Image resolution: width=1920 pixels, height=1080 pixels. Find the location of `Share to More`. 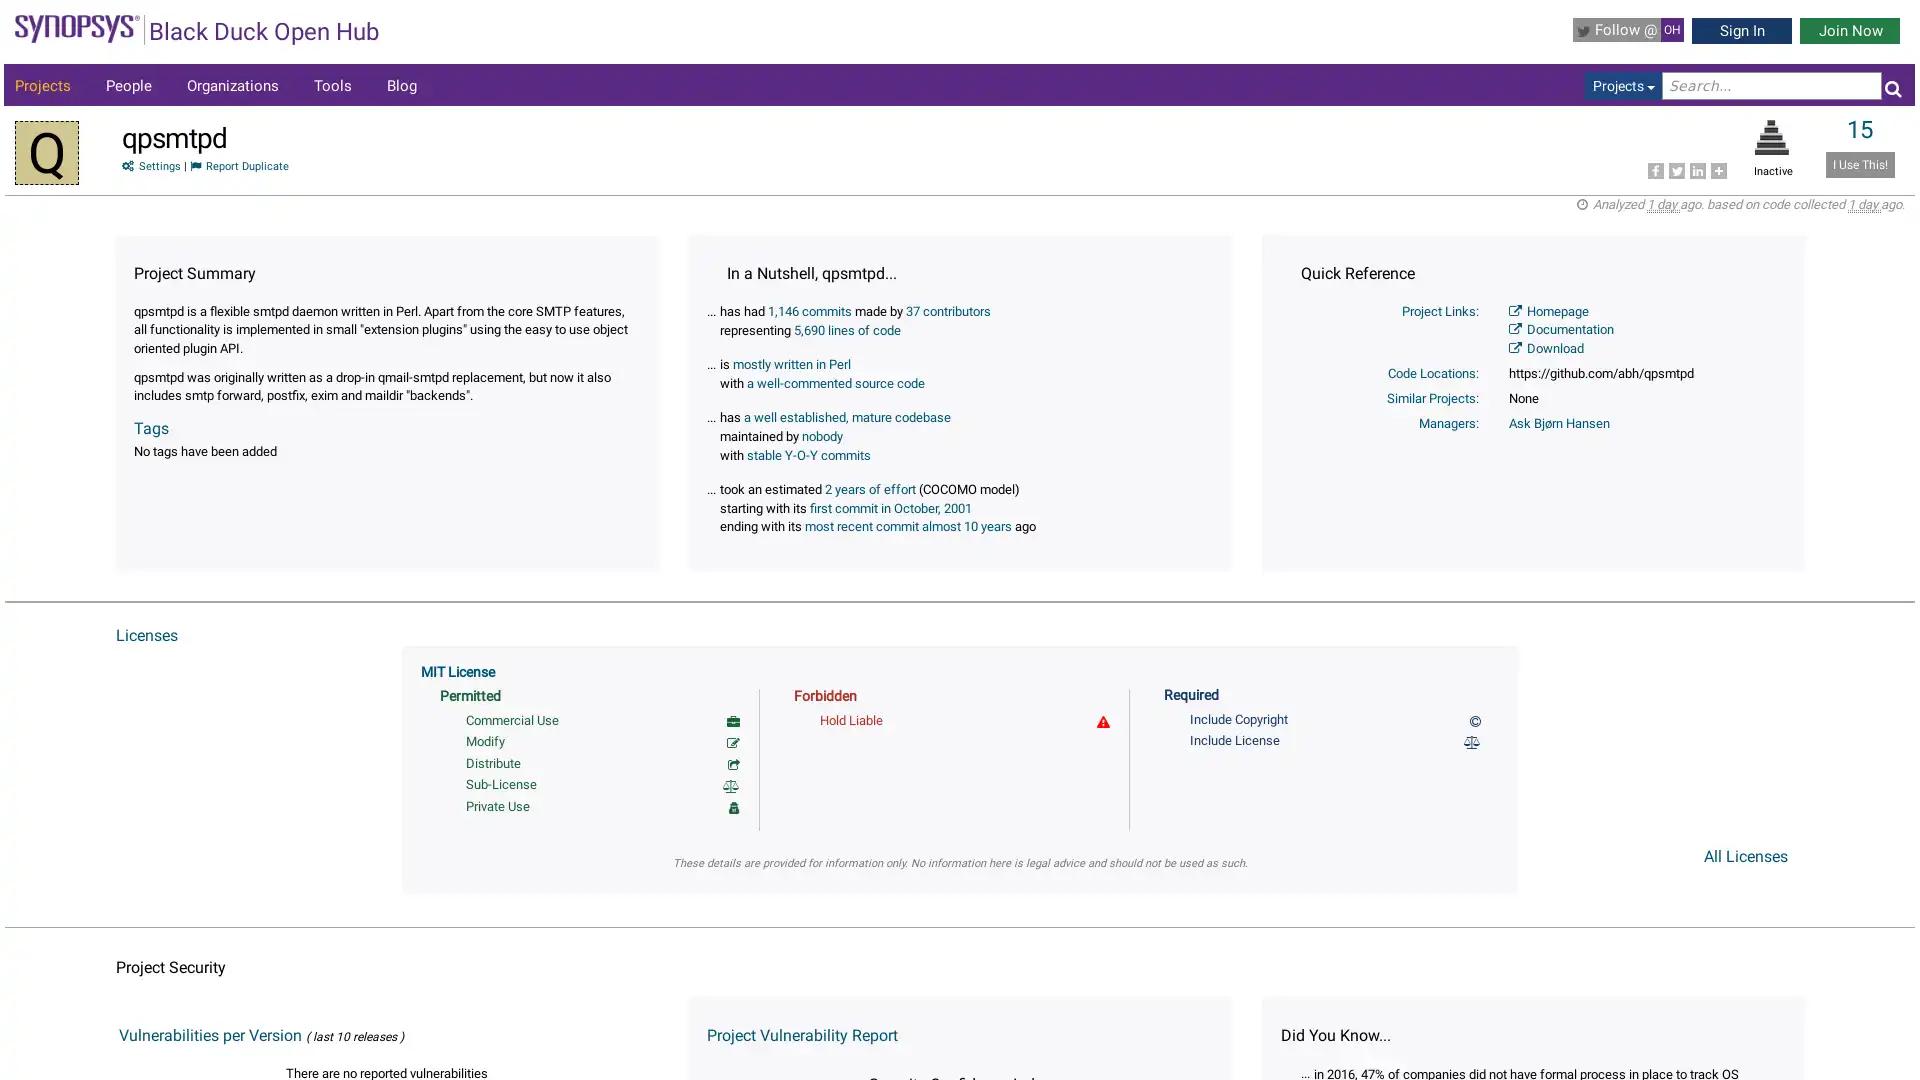

Share to More is located at coordinates (1717, 169).